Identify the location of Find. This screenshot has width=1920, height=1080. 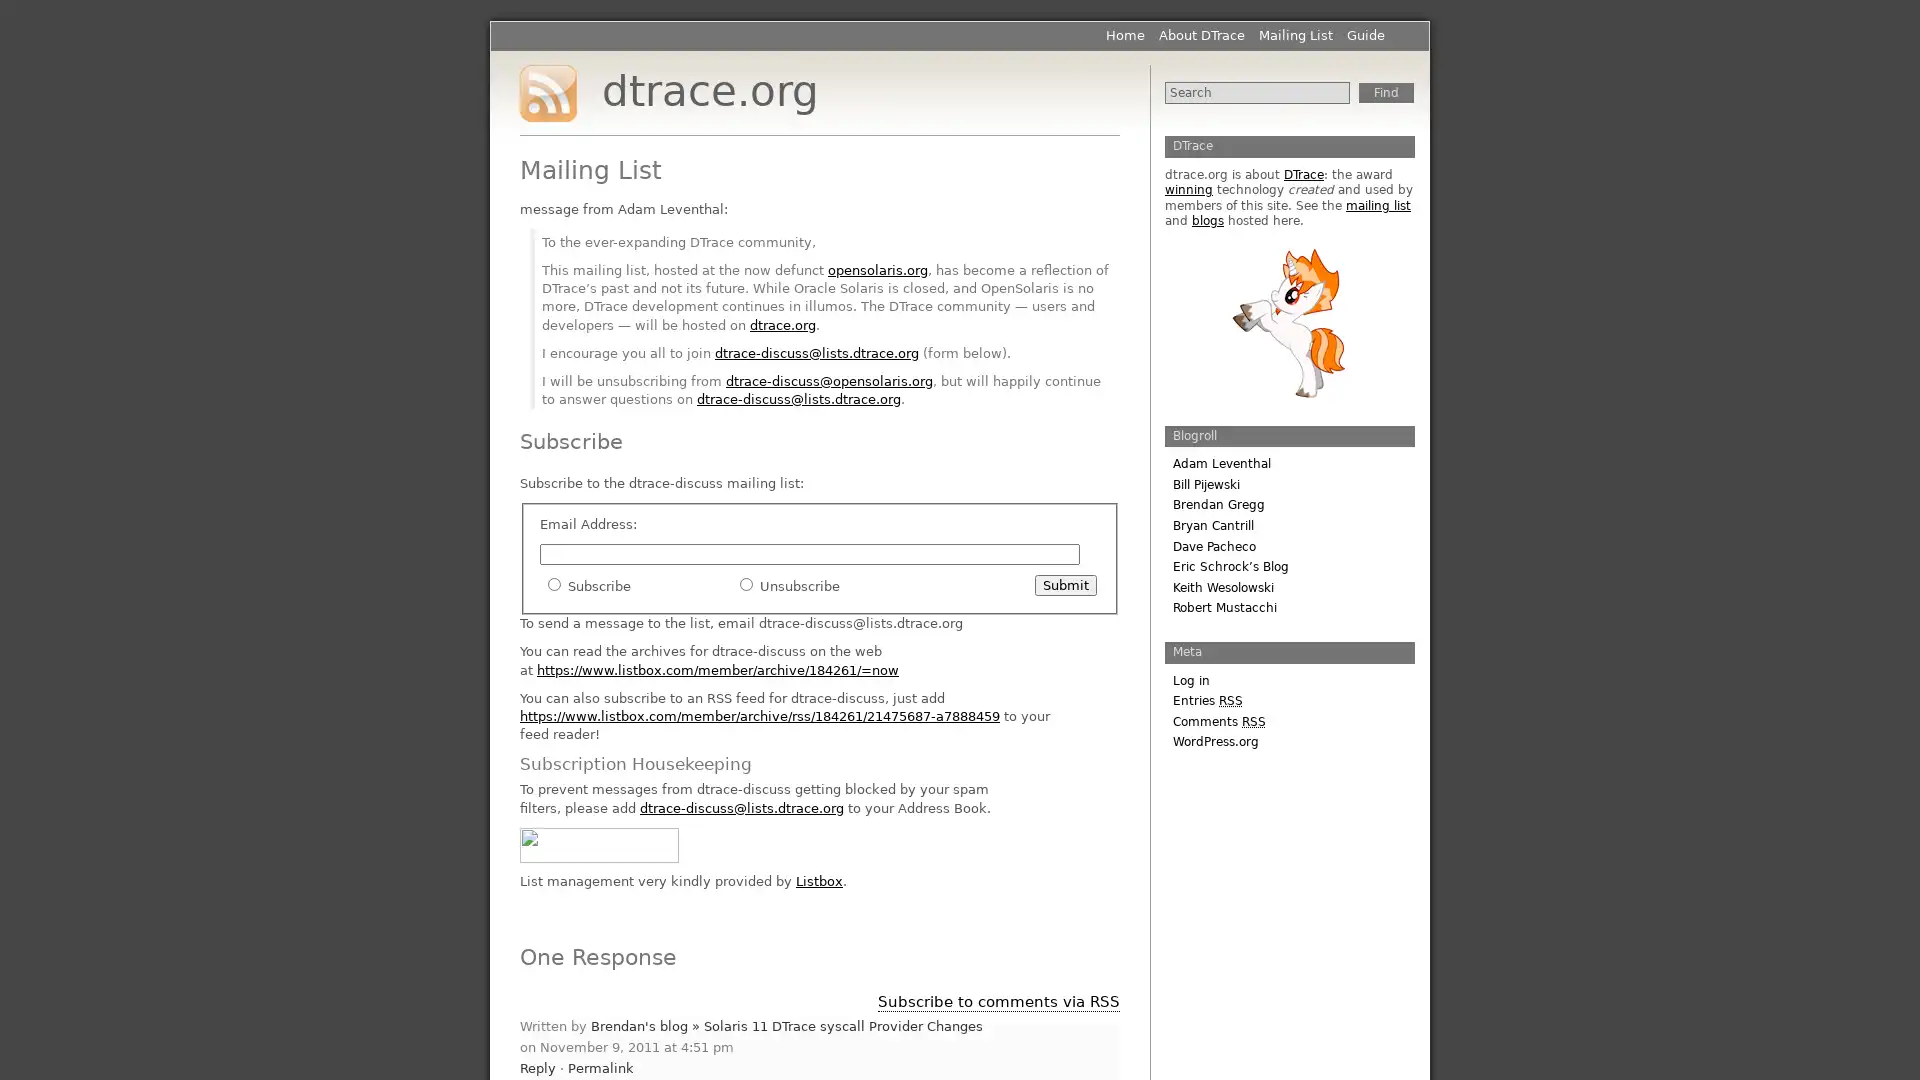
(1385, 92).